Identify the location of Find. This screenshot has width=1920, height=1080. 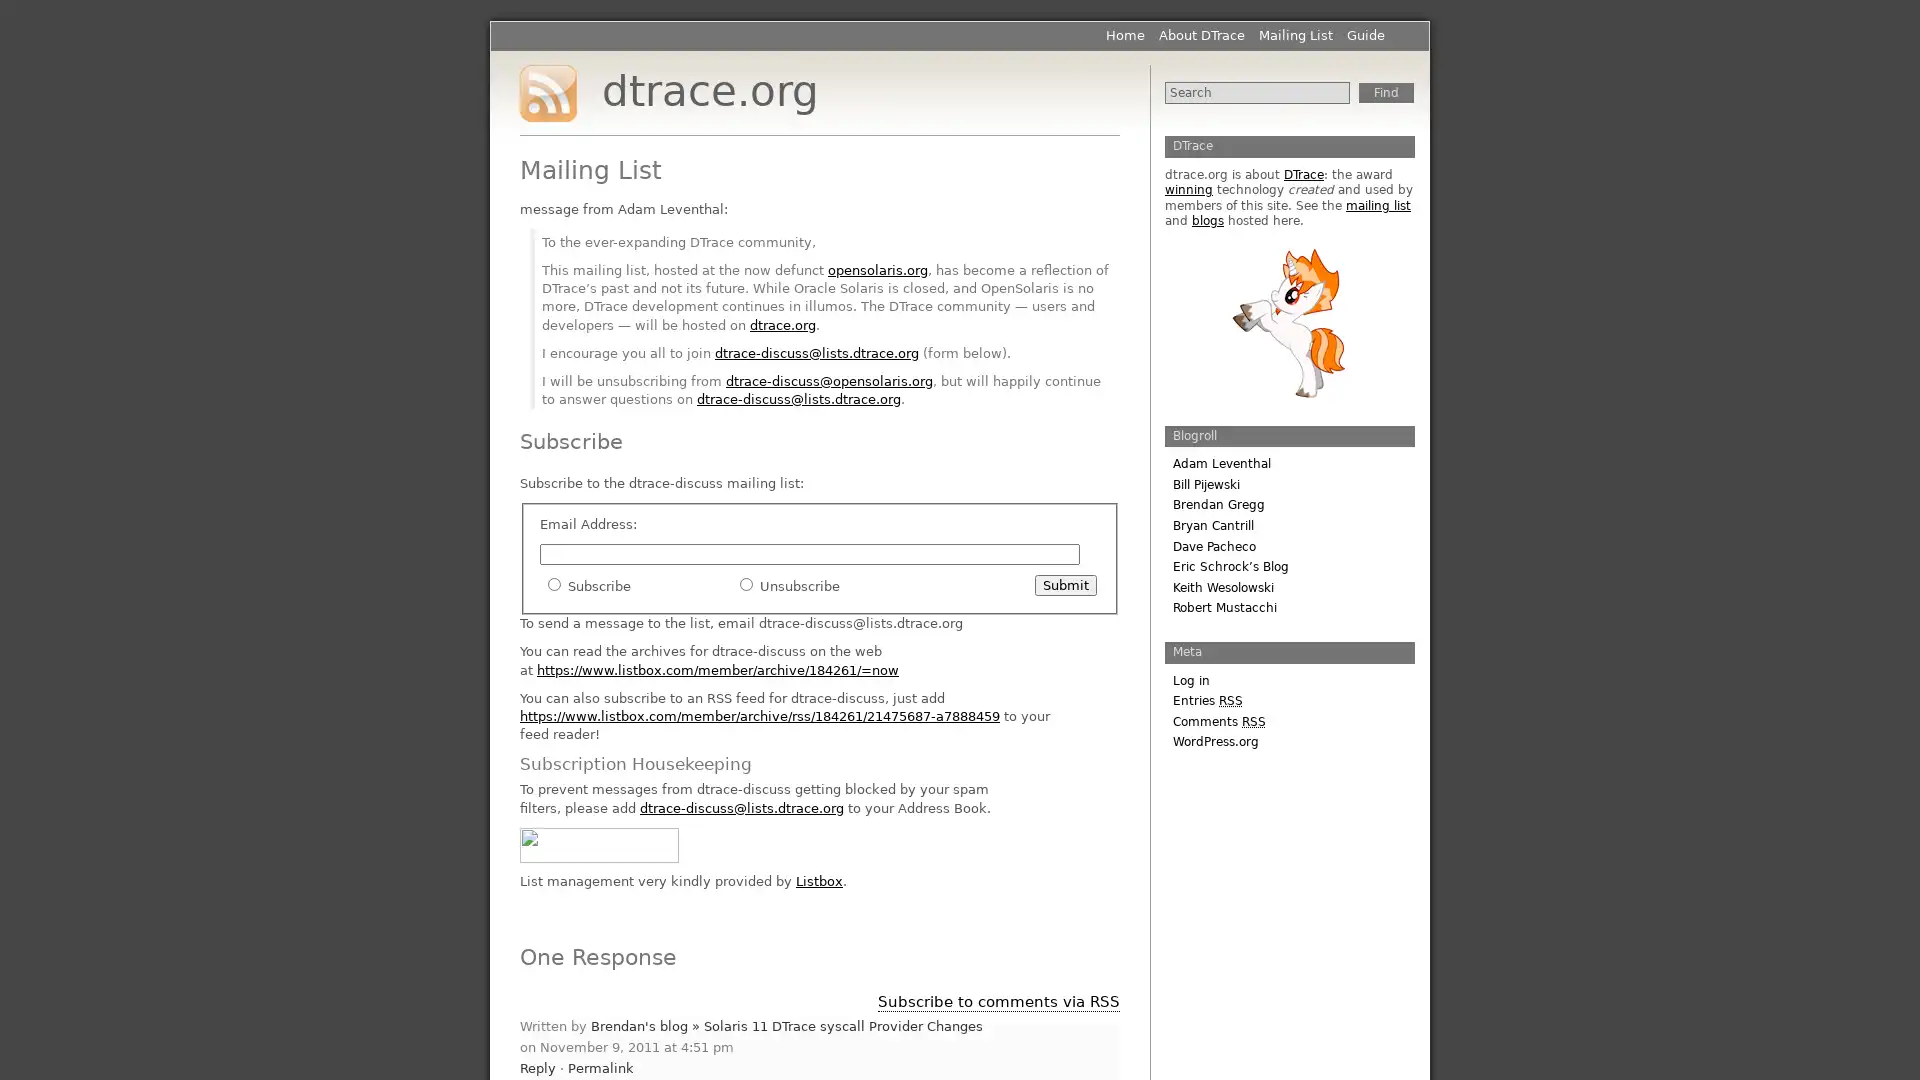
(1385, 92).